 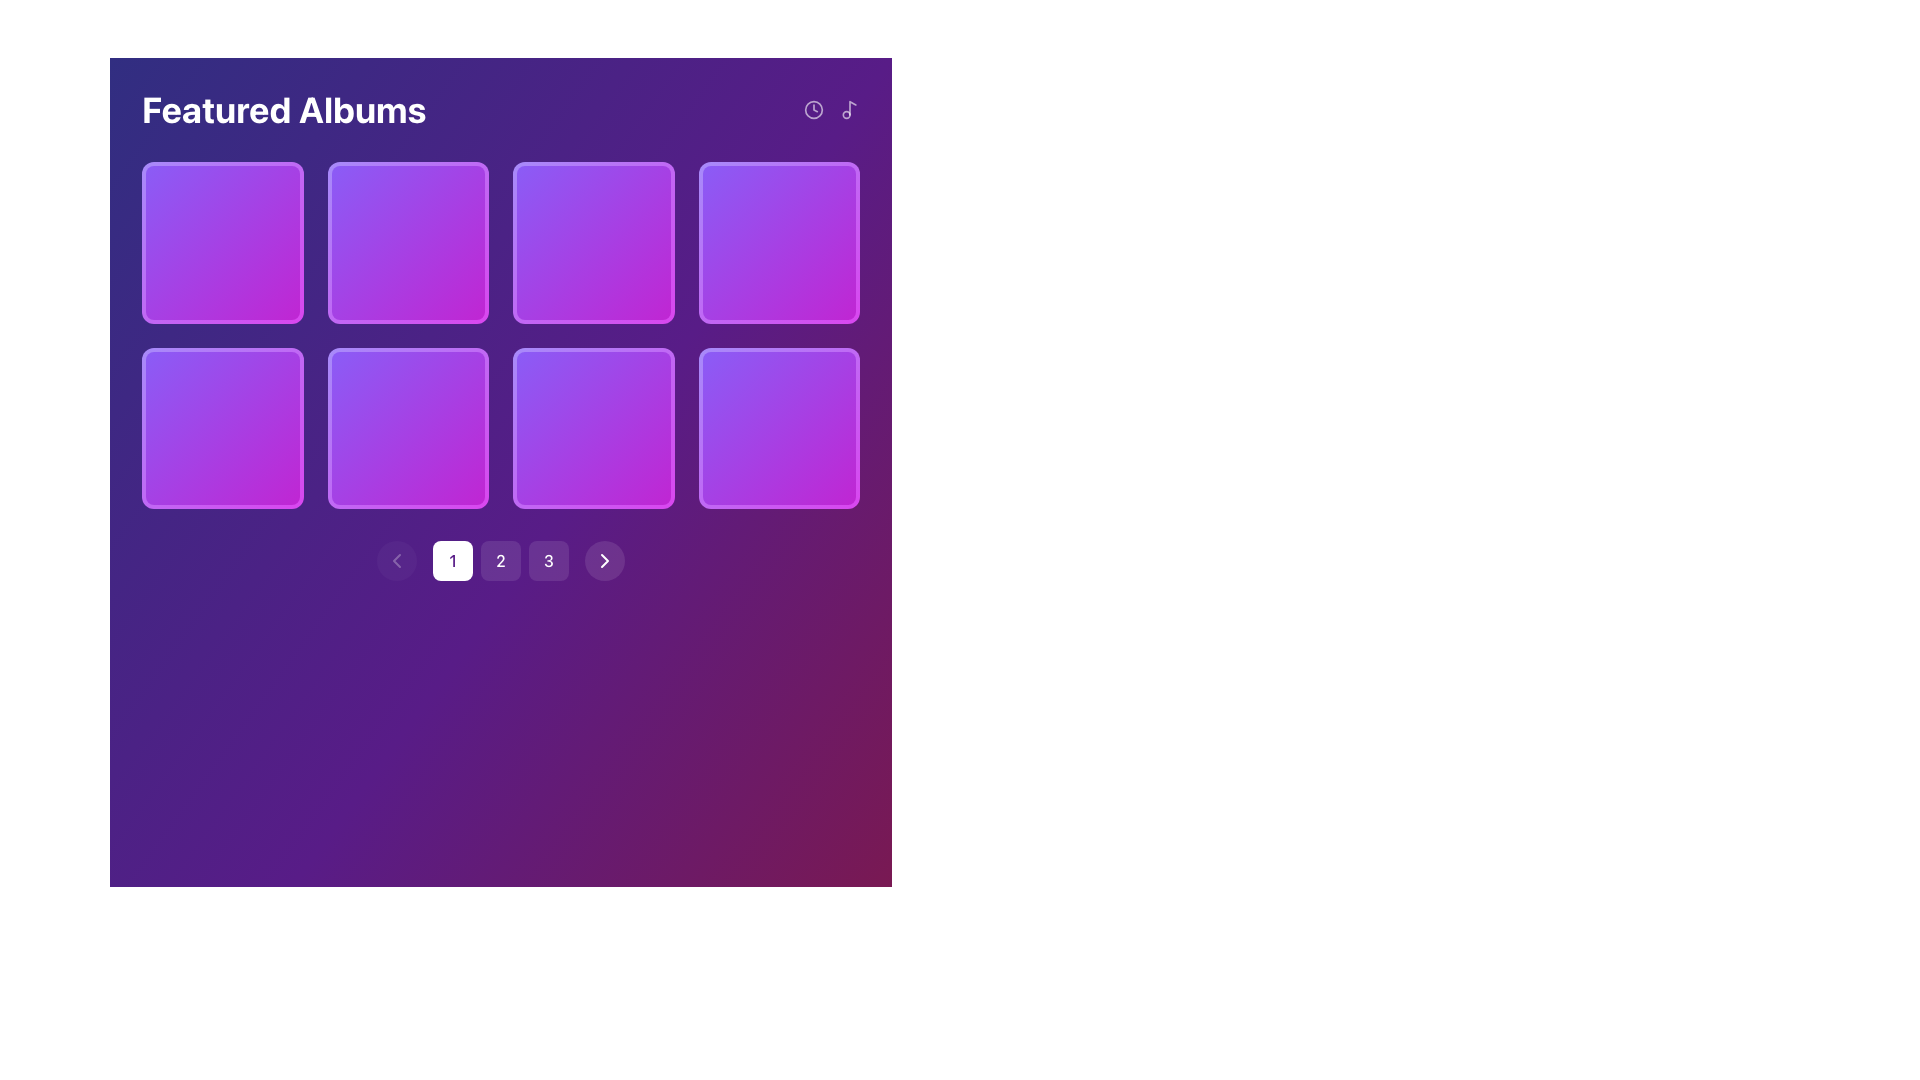 What do you see at coordinates (283, 110) in the screenshot?
I see `the Text Label that serves as a heading indicating 'Featured Albums', located in the upper-left part of the layout` at bounding box center [283, 110].